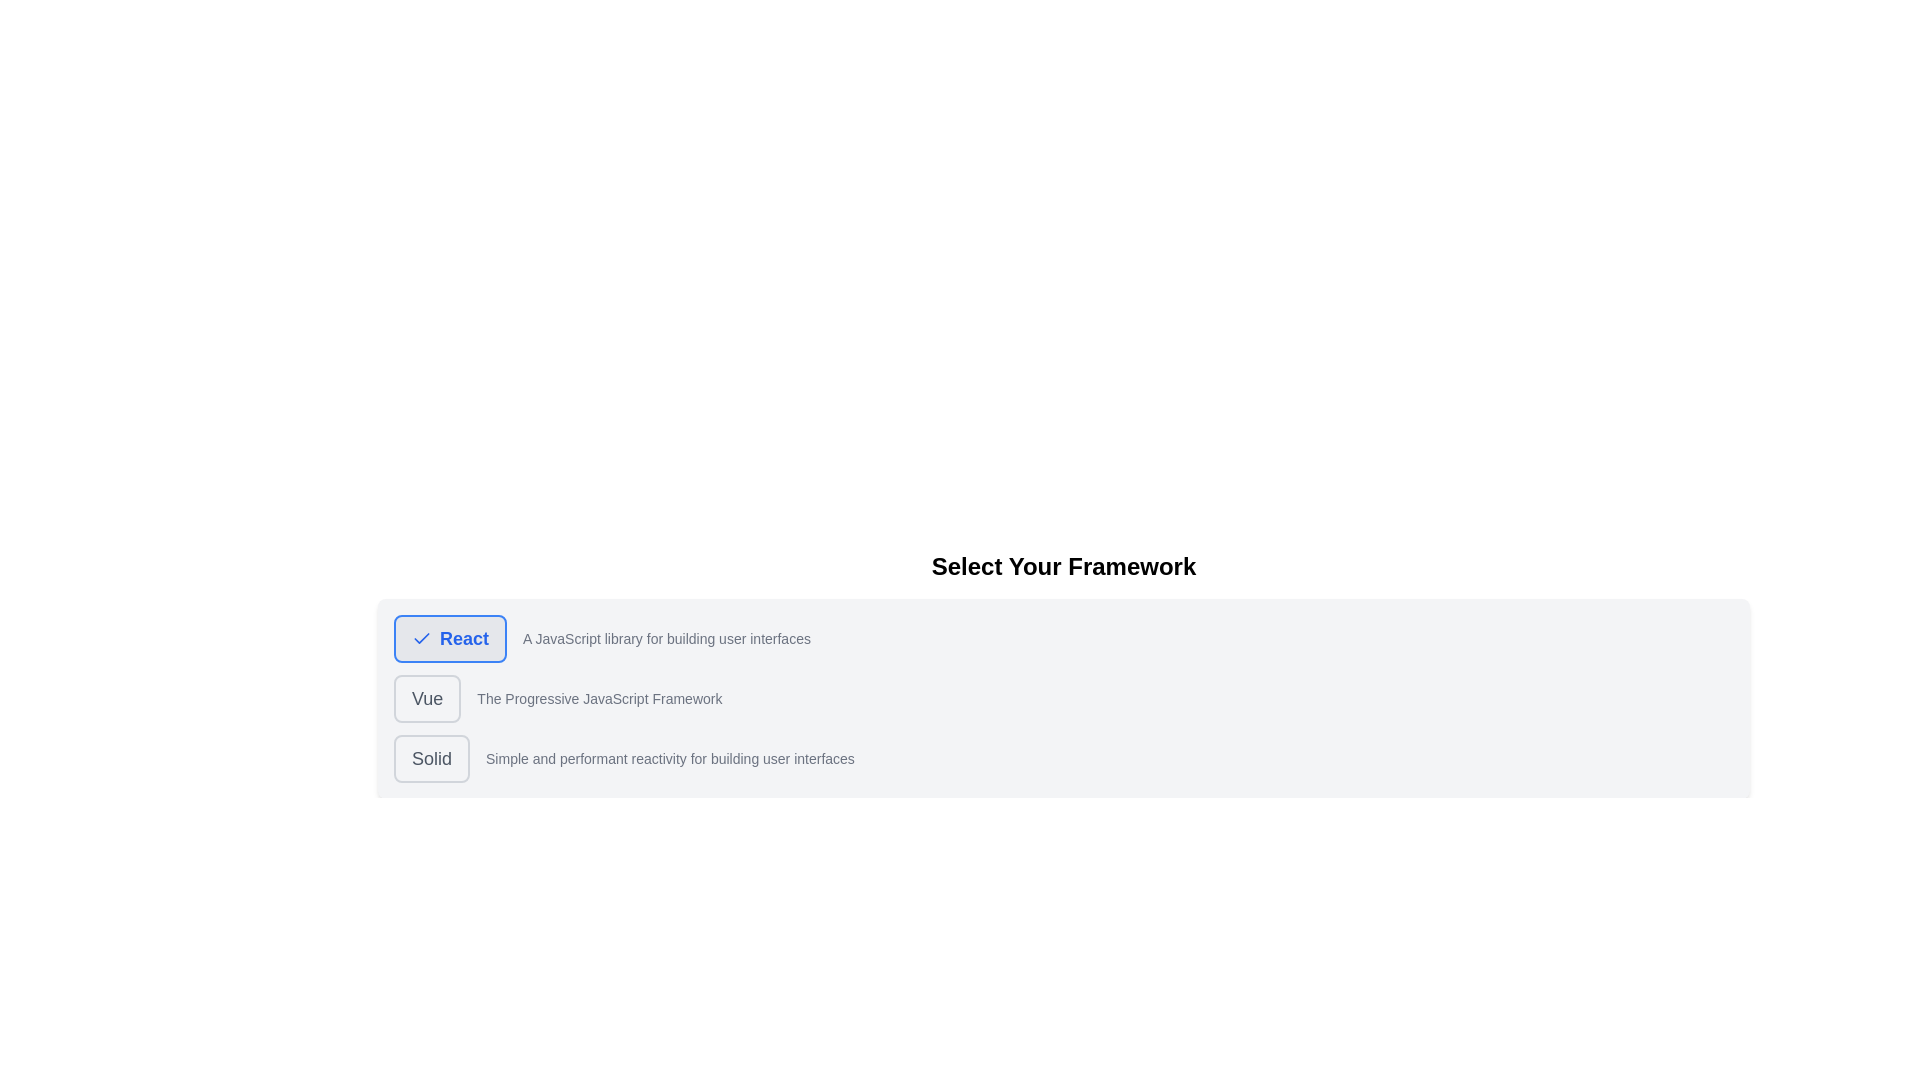 The width and height of the screenshot is (1920, 1080). What do you see at coordinates (431, 759) in the screenshot?
I see `the 'Solid' button, which is a rectangular button with rounded corners, light gray border, and soft gray background, positioned as the leftmost button in a row of options` at bounding box center [431, 759].